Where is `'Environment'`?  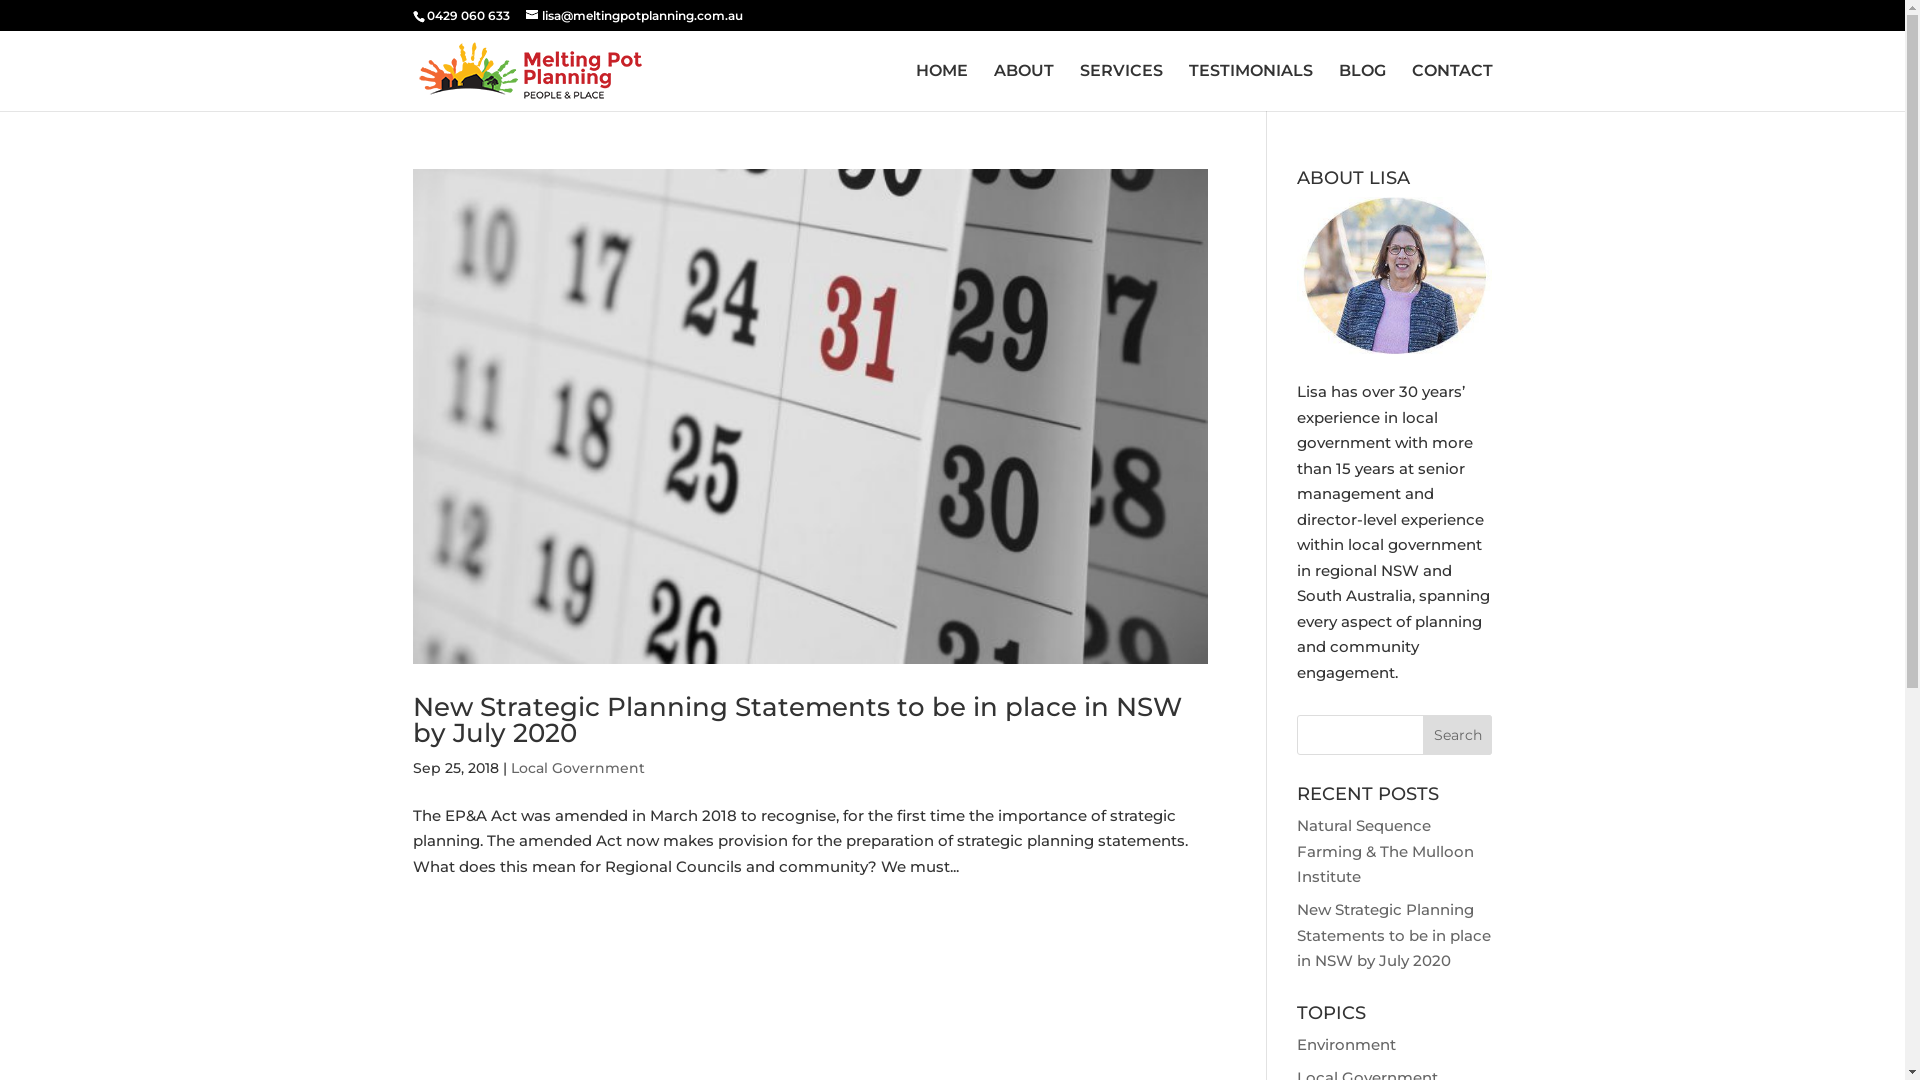
'Environment' is located at coordinates (1346, 1043).